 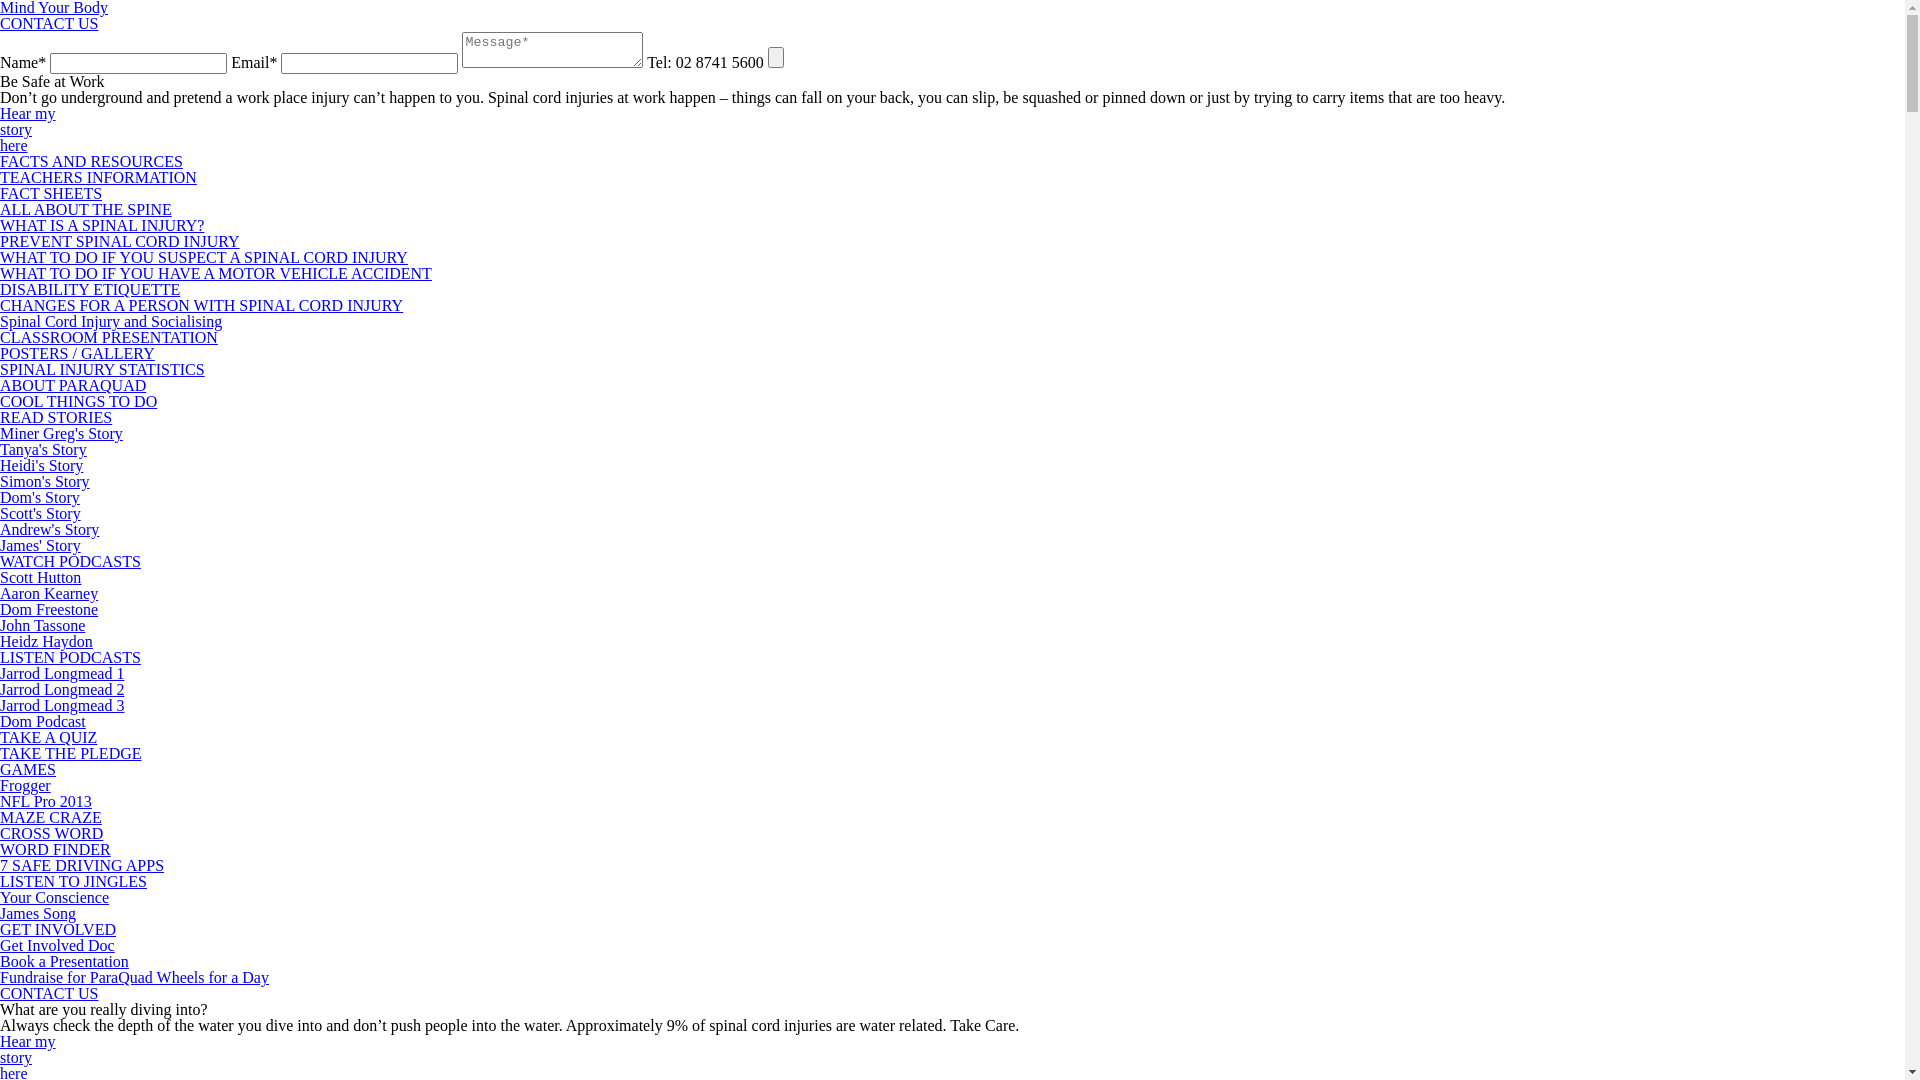 I want to click on 'LISTEN TO JINGLES', so click(x=0, y=880).